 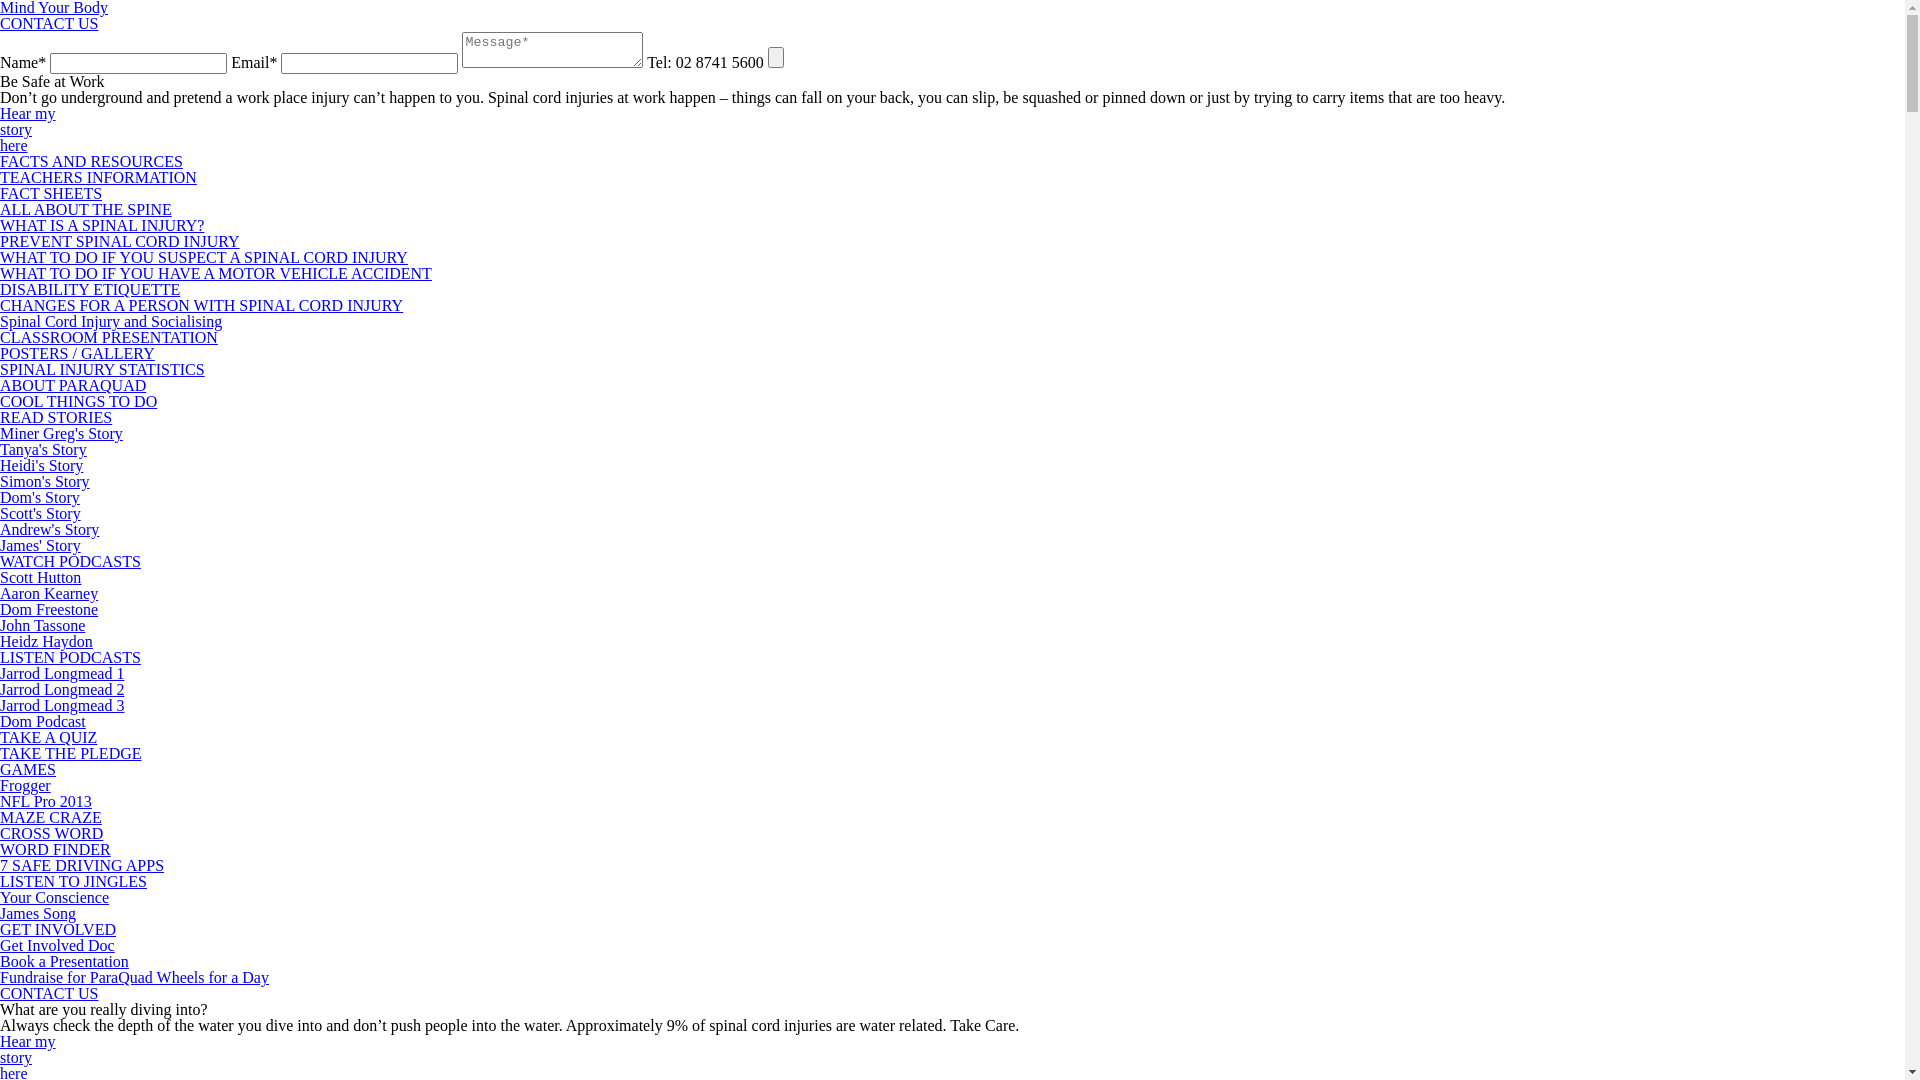 I want to click on 'LISTEN TO JINGLES', so click(x=0, y=880).